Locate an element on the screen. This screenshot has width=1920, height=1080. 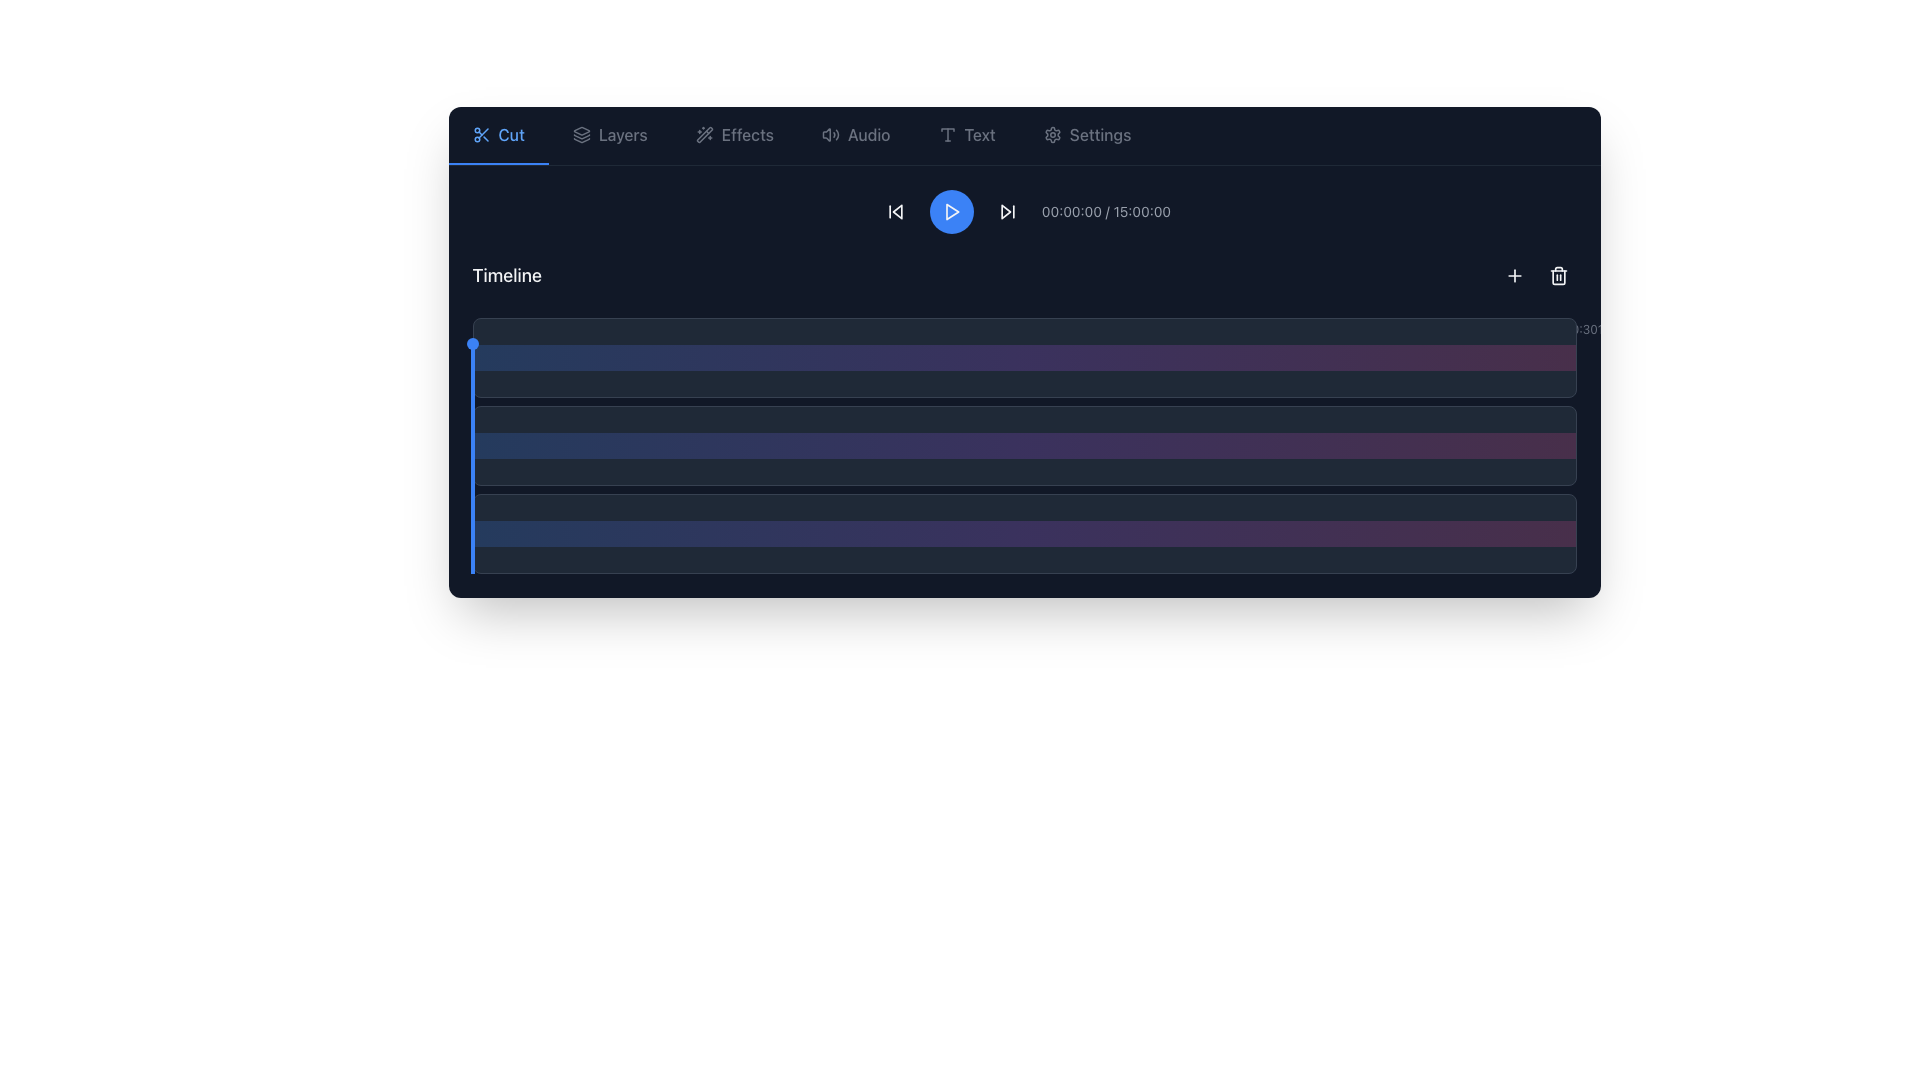
the text tool icon located at the top center of the interface, before the text label 'Text' is located at coordinates (946, 135).